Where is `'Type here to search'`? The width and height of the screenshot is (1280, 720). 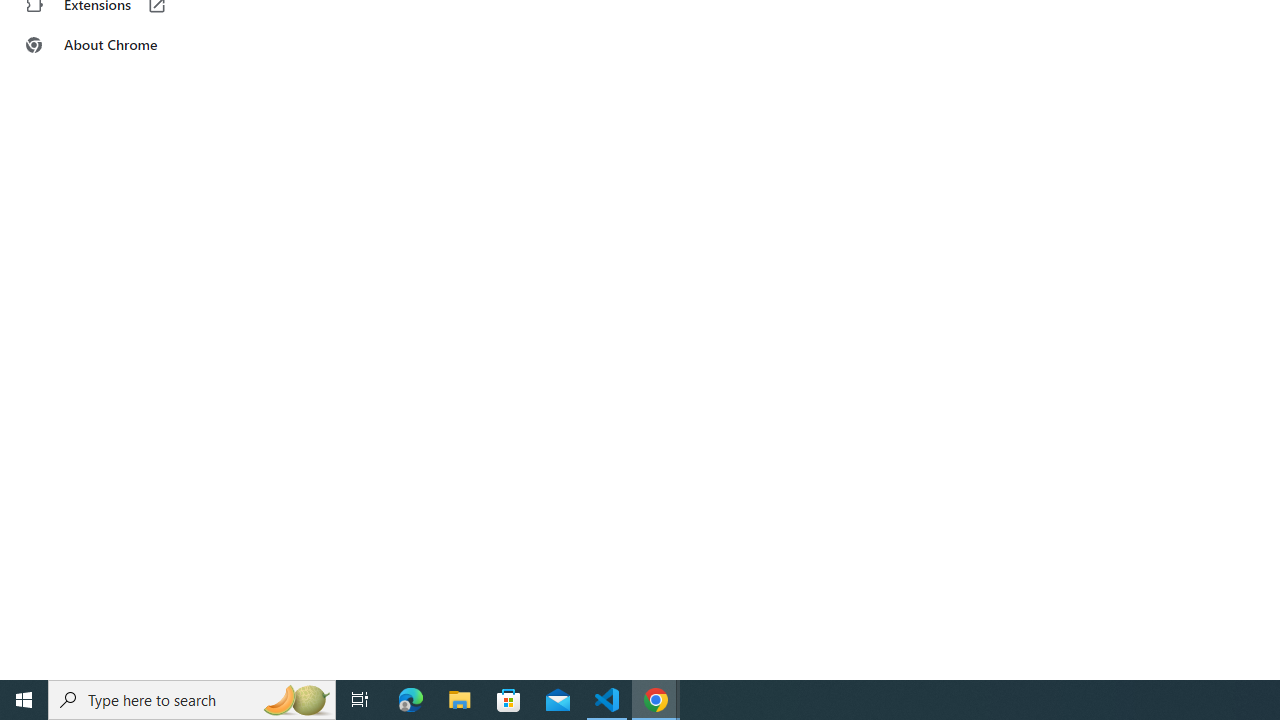 'Type here to search' is located at coordinates (192, 698).